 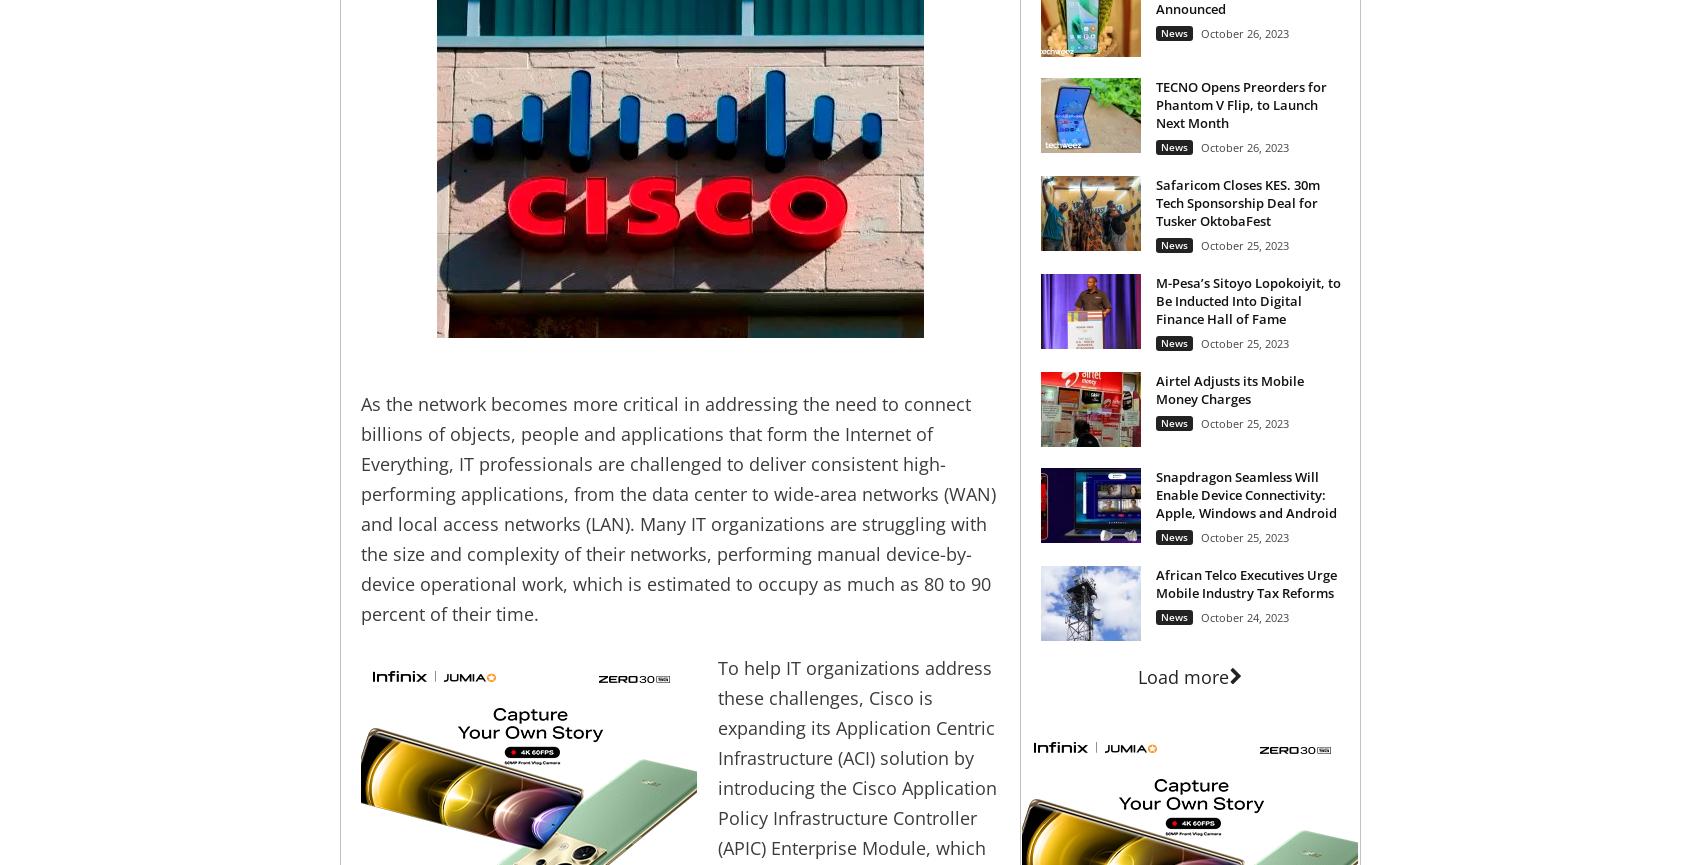 I want to click on 'Airtel Adjusts its Mobile Money Charges', so click(x=1154, y=388).